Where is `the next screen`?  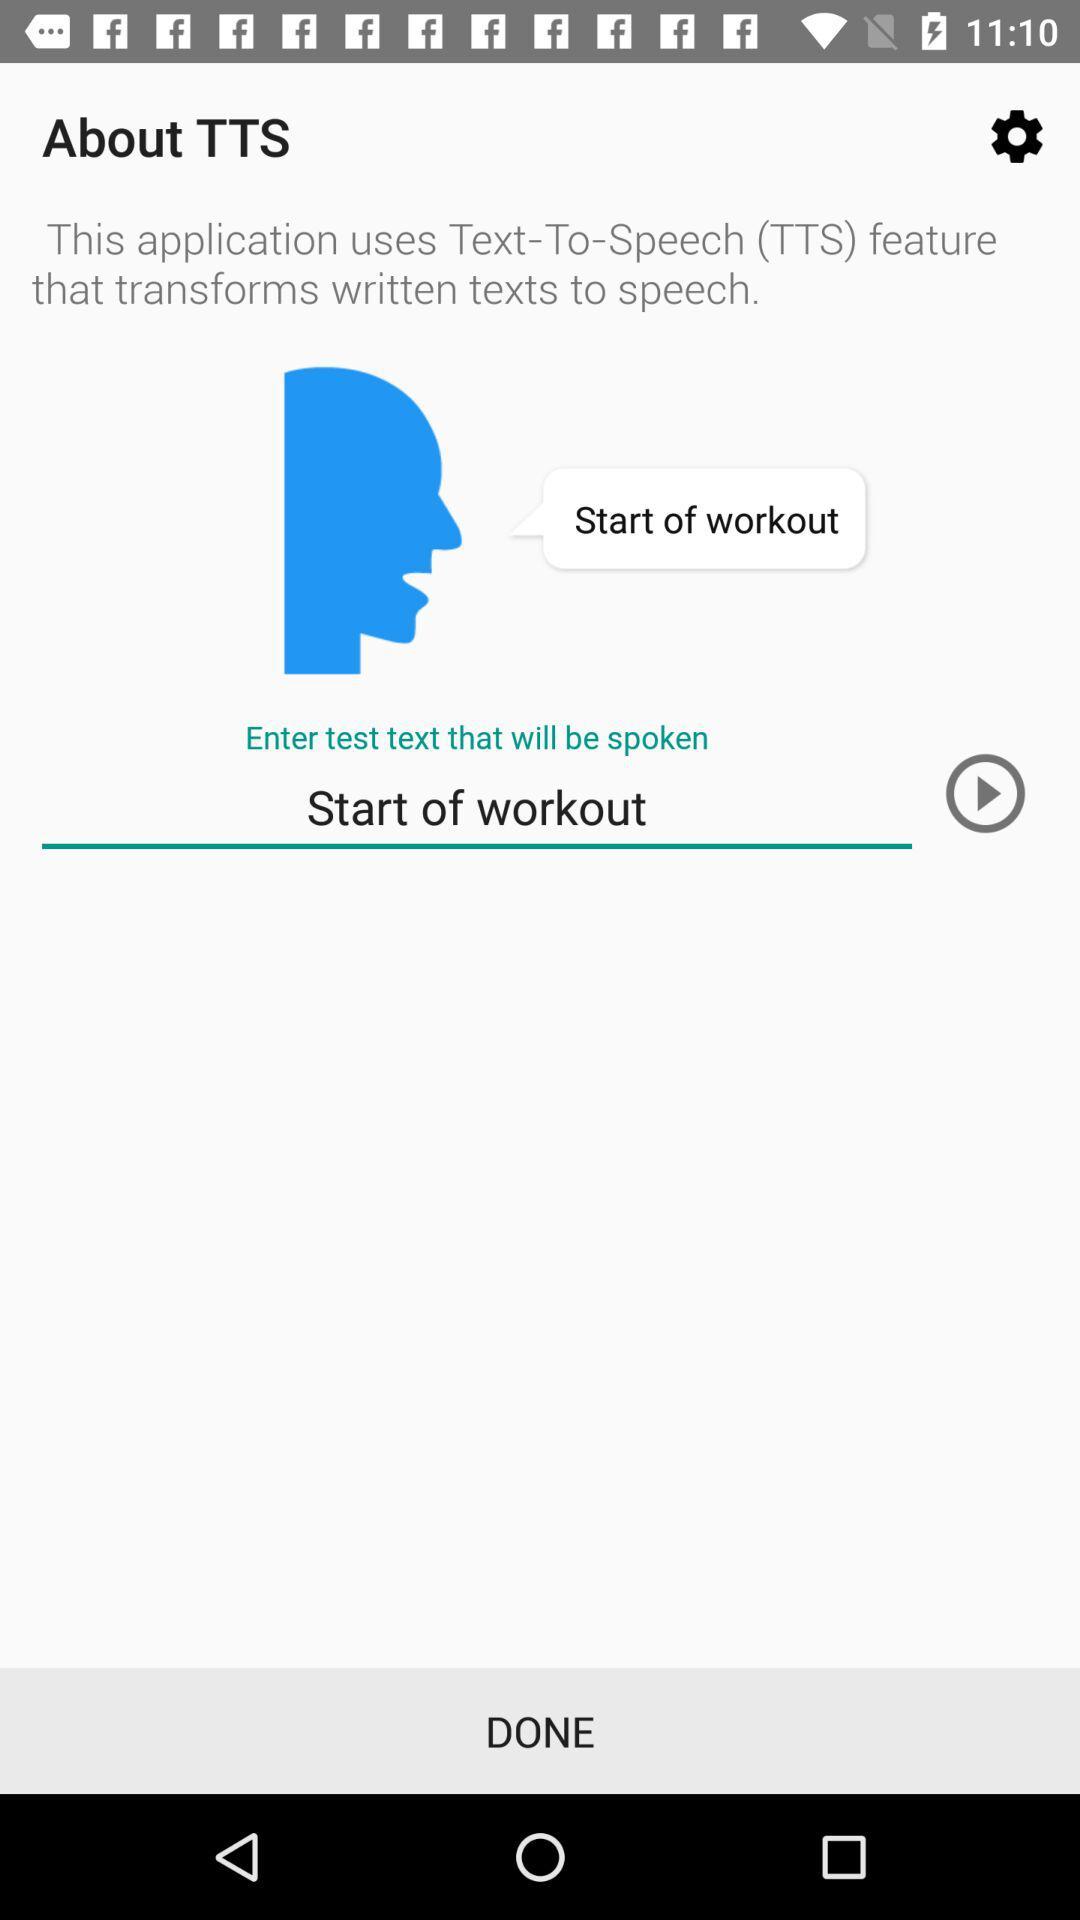
the next screen is located at coordinates (984, 792).